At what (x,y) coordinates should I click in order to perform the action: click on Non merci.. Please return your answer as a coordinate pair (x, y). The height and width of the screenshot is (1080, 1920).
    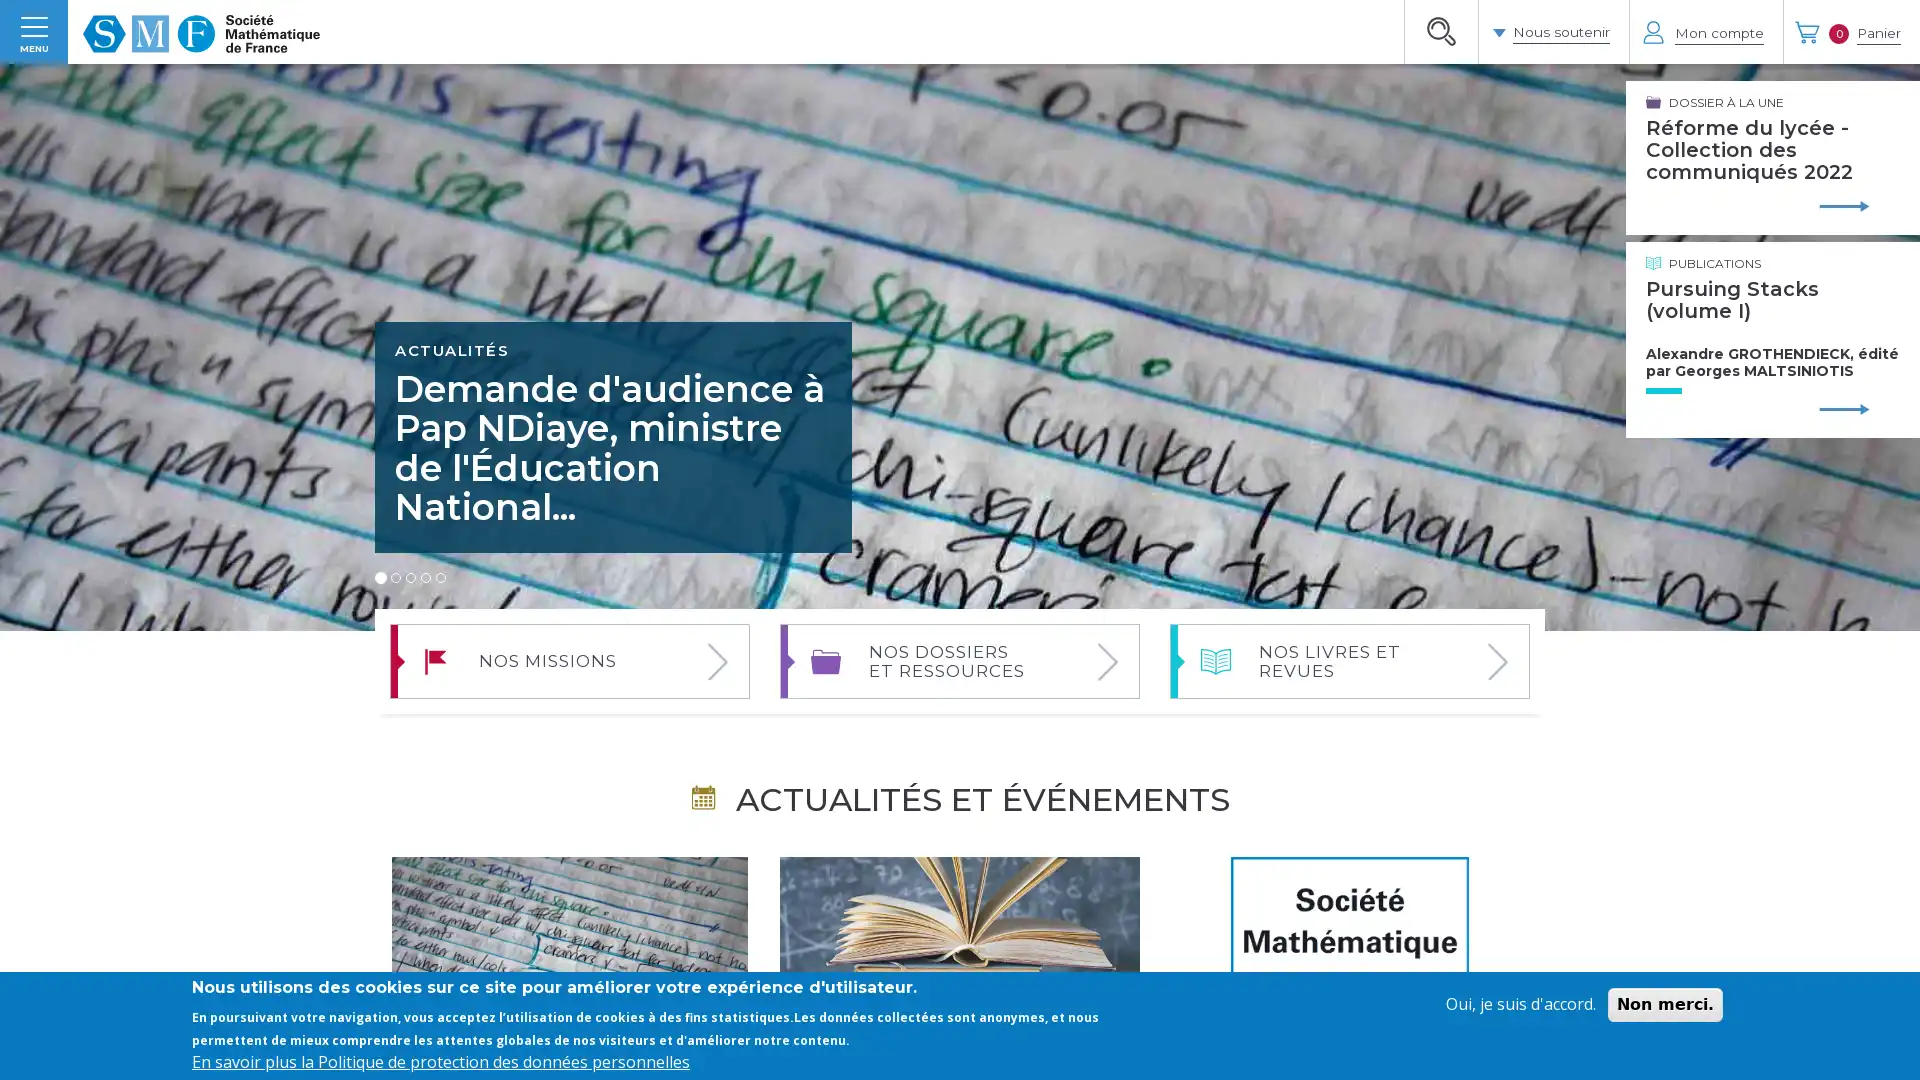
    Looking at the image, I should click on (1665, 1004).